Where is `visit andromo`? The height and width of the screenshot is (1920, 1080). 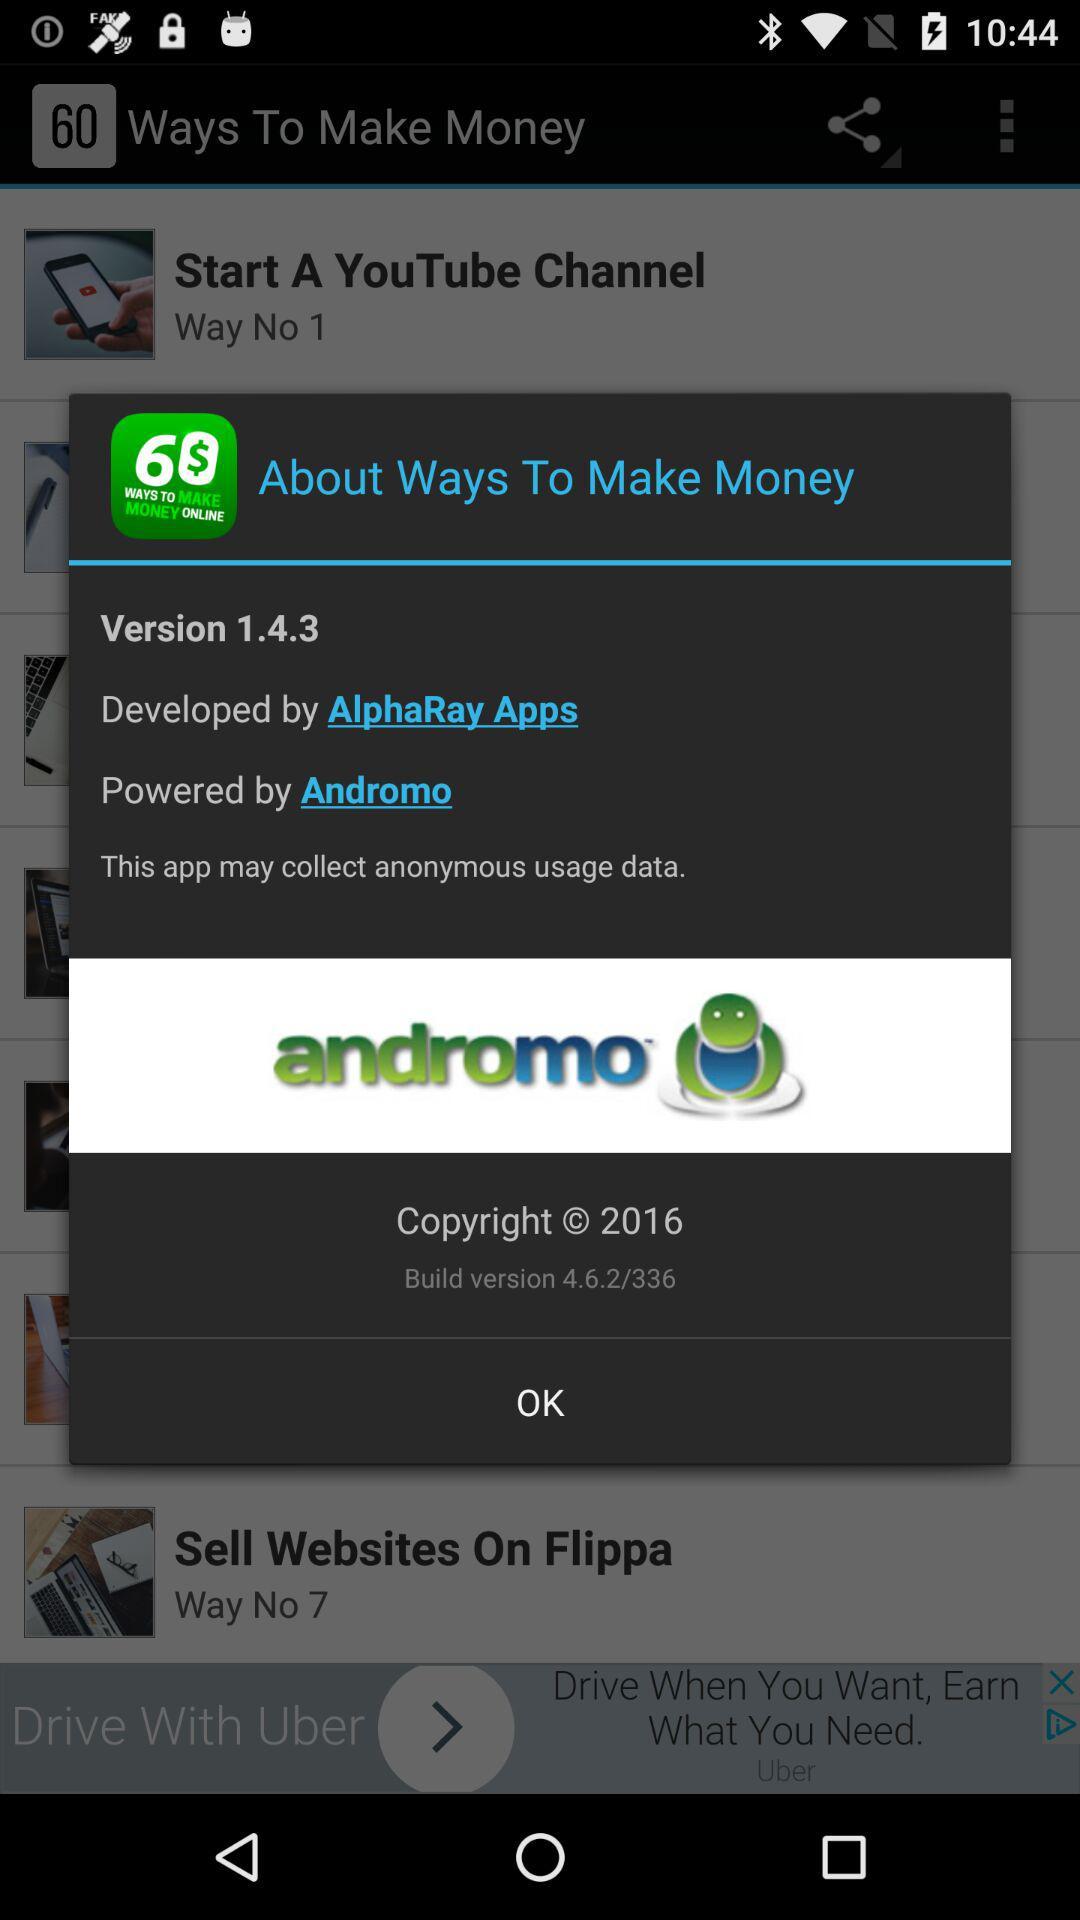 visit andromo is located at coordinates (538, 1054).